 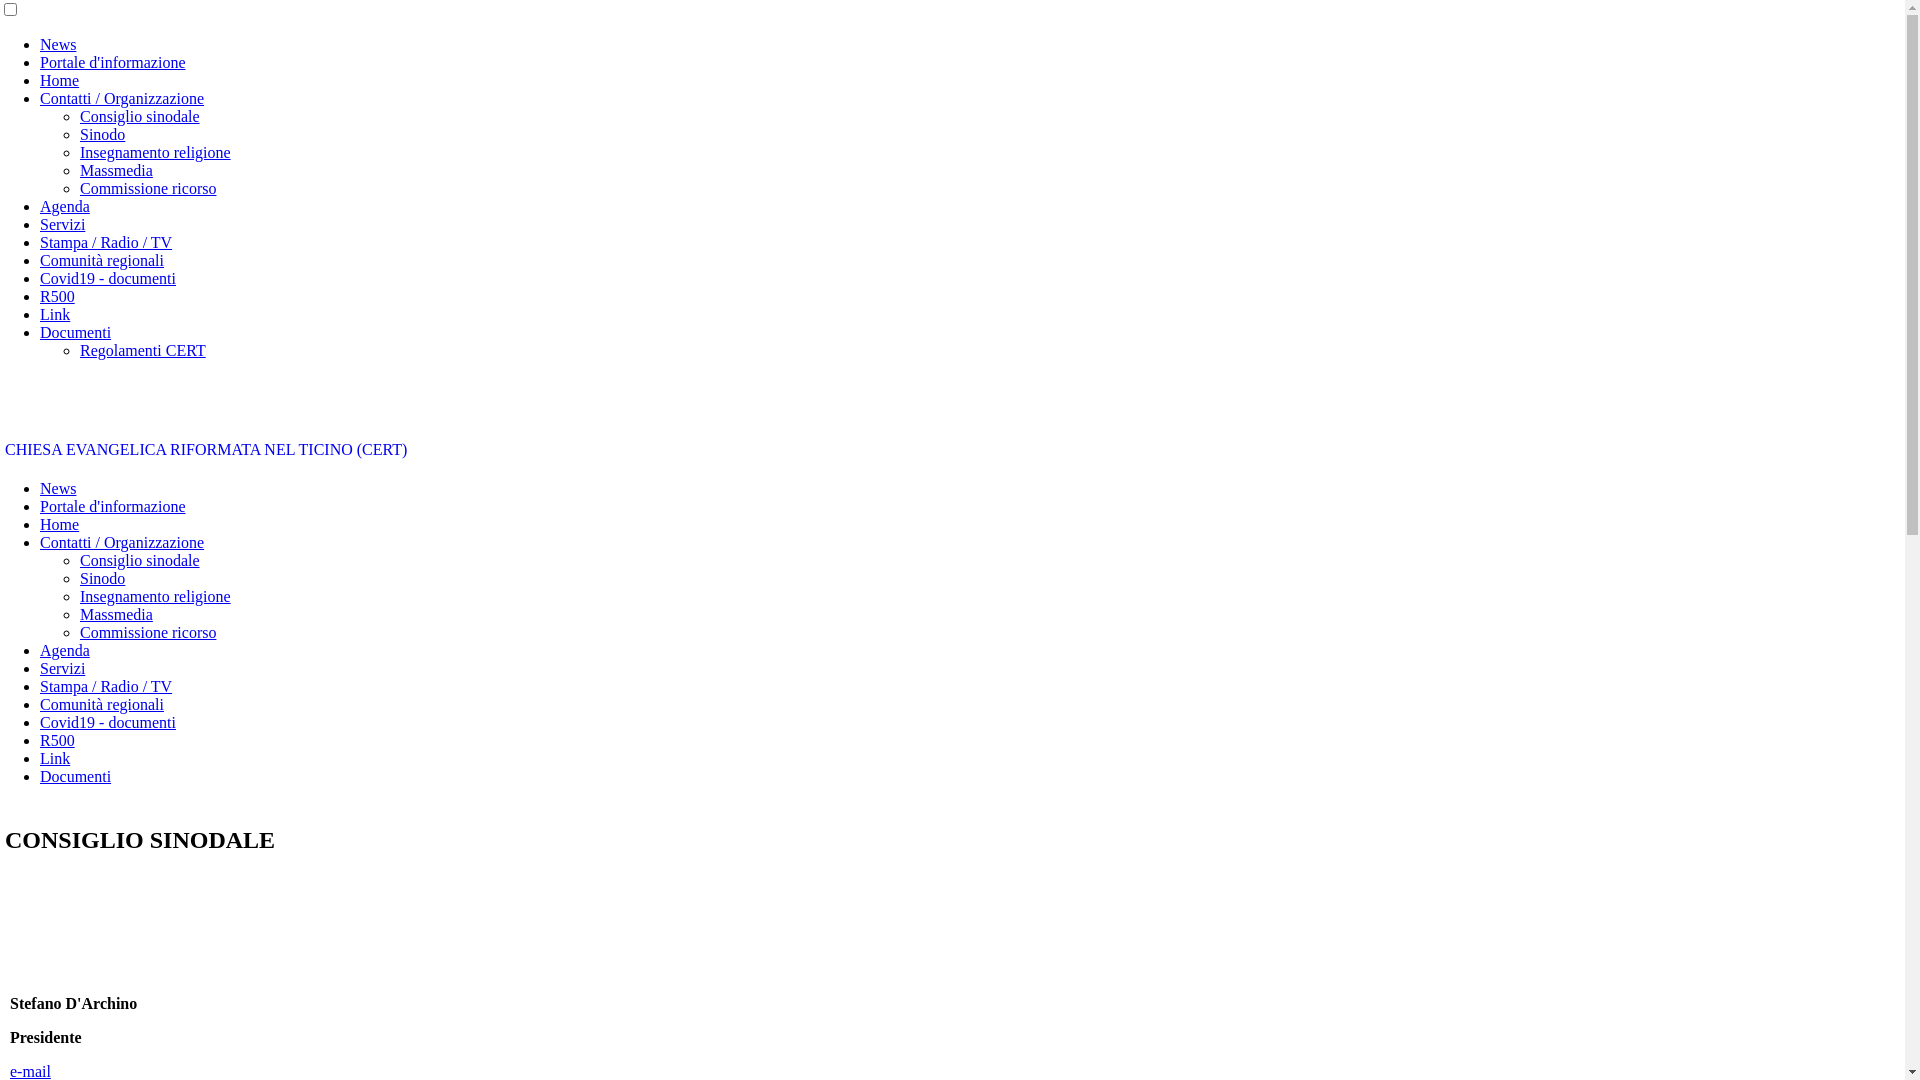 What do you see at coordinates (65, 206) in the screenshot?
I see `'Agenda'` at bounding box center [65, 206].